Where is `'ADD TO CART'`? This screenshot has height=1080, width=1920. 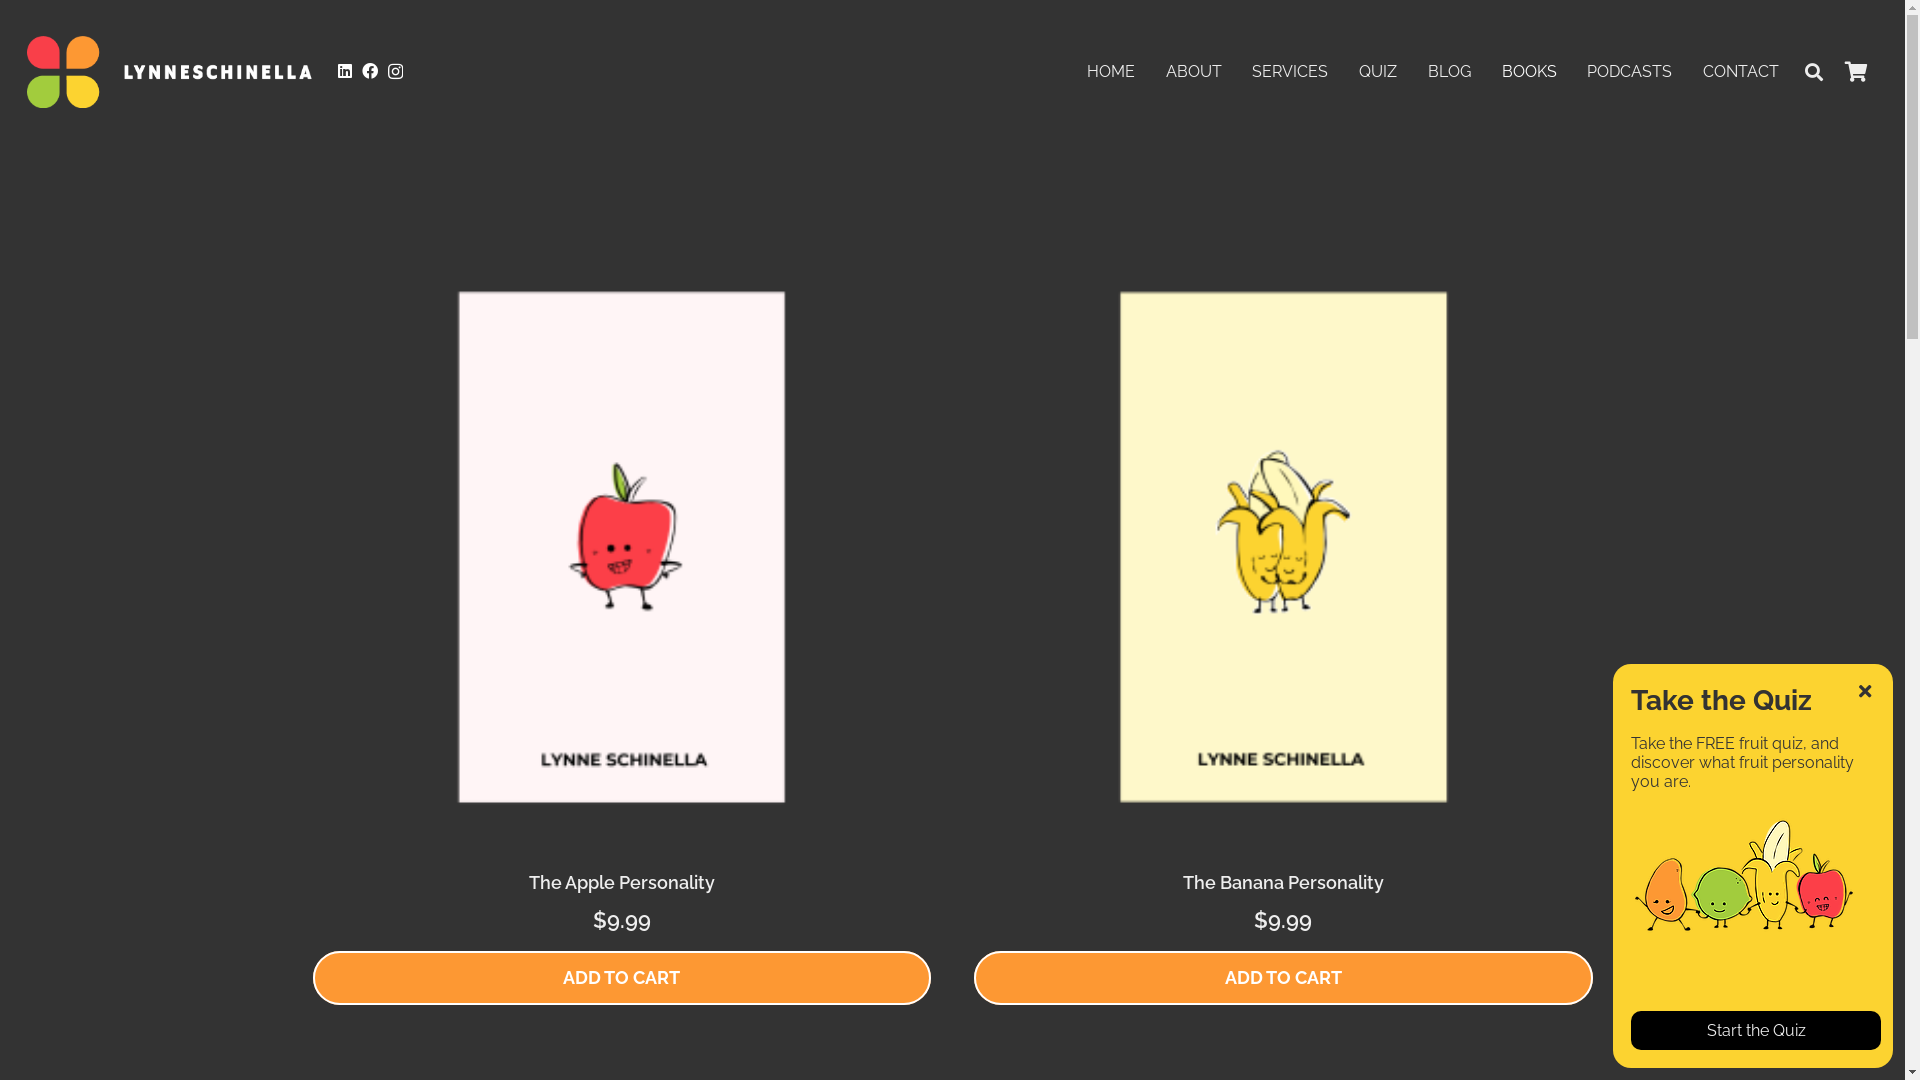
'ADD TO CART' is located at coordinates (619, 977).